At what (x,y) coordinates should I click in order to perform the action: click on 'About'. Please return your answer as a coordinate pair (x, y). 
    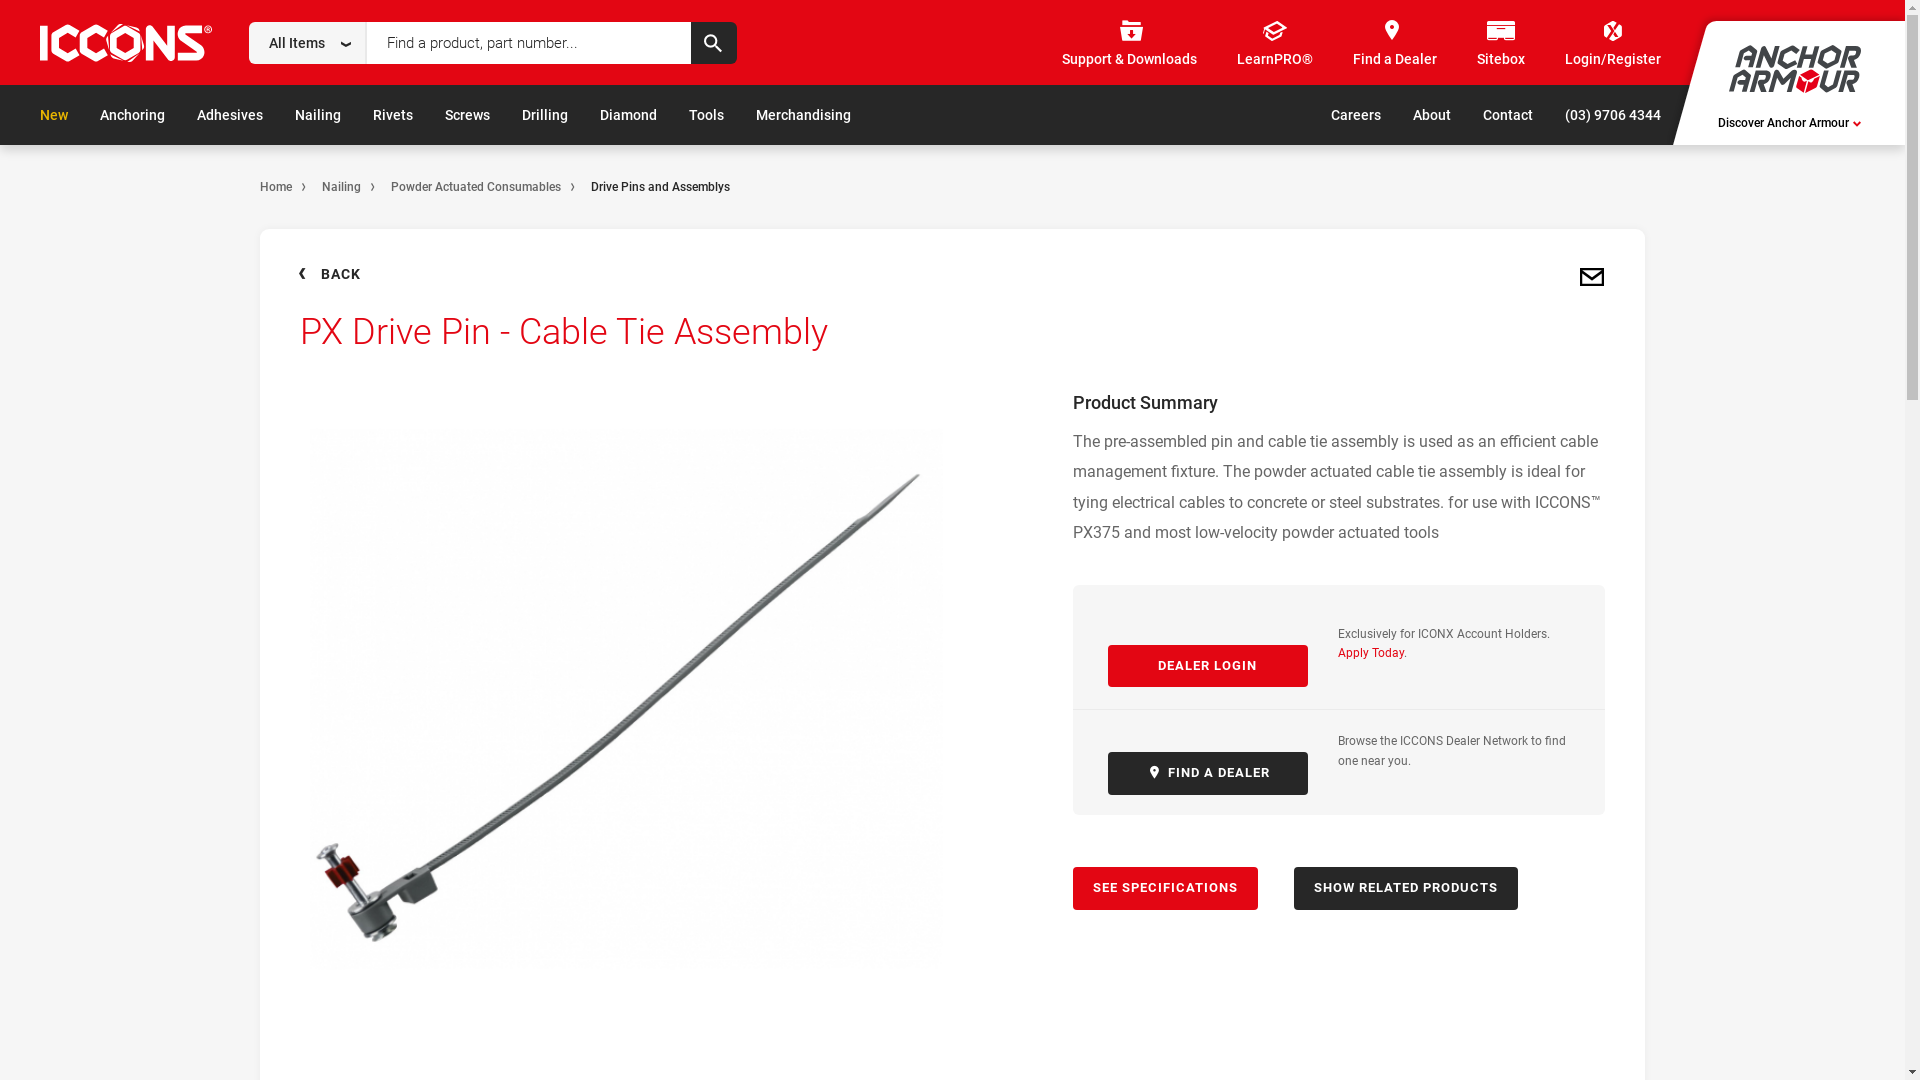
    Looking at the image, I should click on (1430, 115).